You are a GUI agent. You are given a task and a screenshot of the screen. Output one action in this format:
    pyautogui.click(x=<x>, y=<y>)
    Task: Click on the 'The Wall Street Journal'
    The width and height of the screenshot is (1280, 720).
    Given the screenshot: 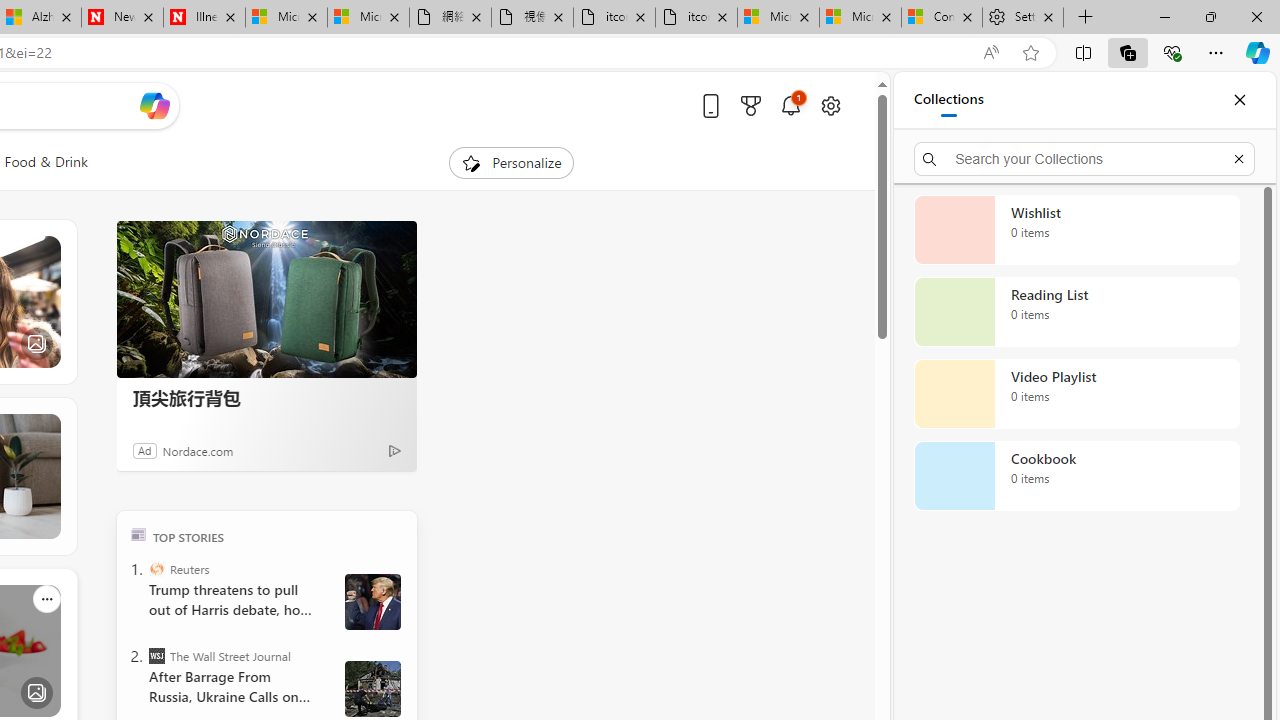 What is the action you would take?
    pyautogui.click(x=155, y=655)
    